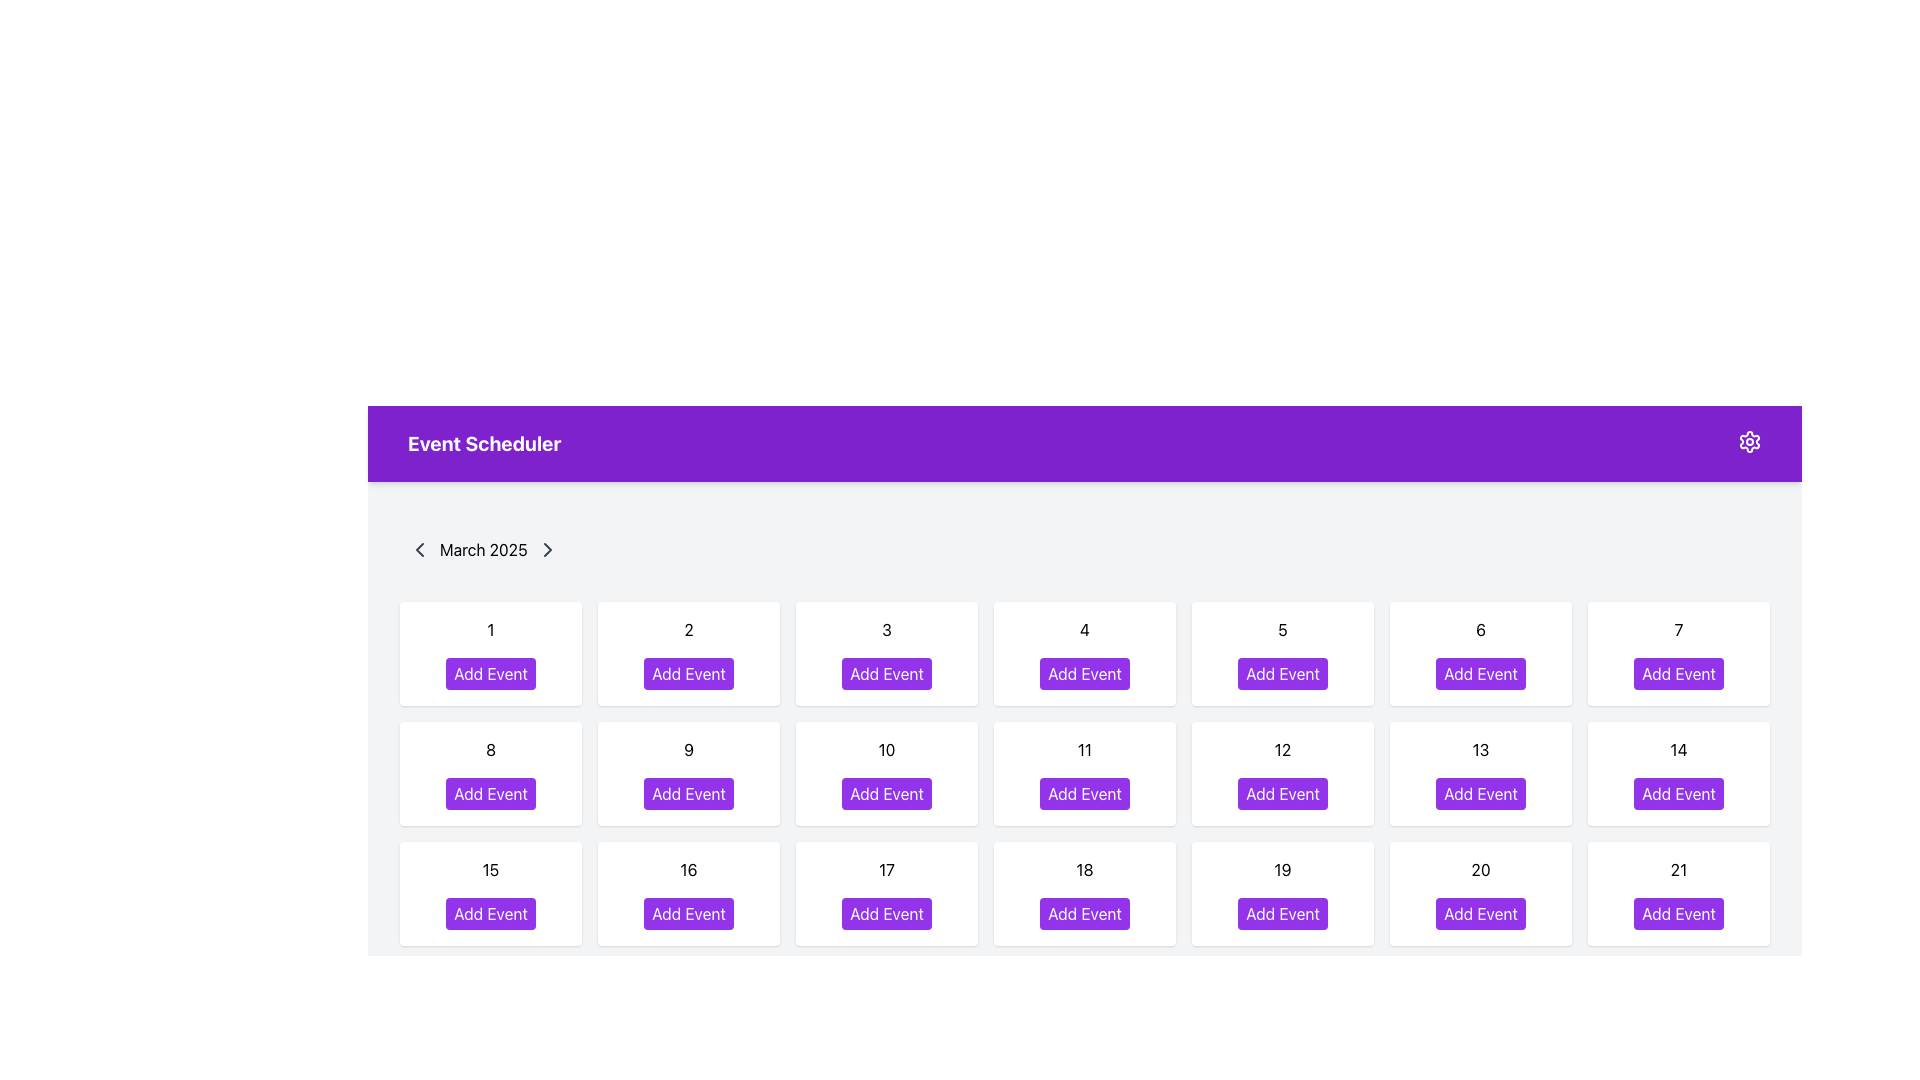 This screenshot has height=1080, width=1920. I want to click on the interactive button for adding an event located in the fourth column of the first row under the 'Event Scheduler' heading, so click(1083, 674).